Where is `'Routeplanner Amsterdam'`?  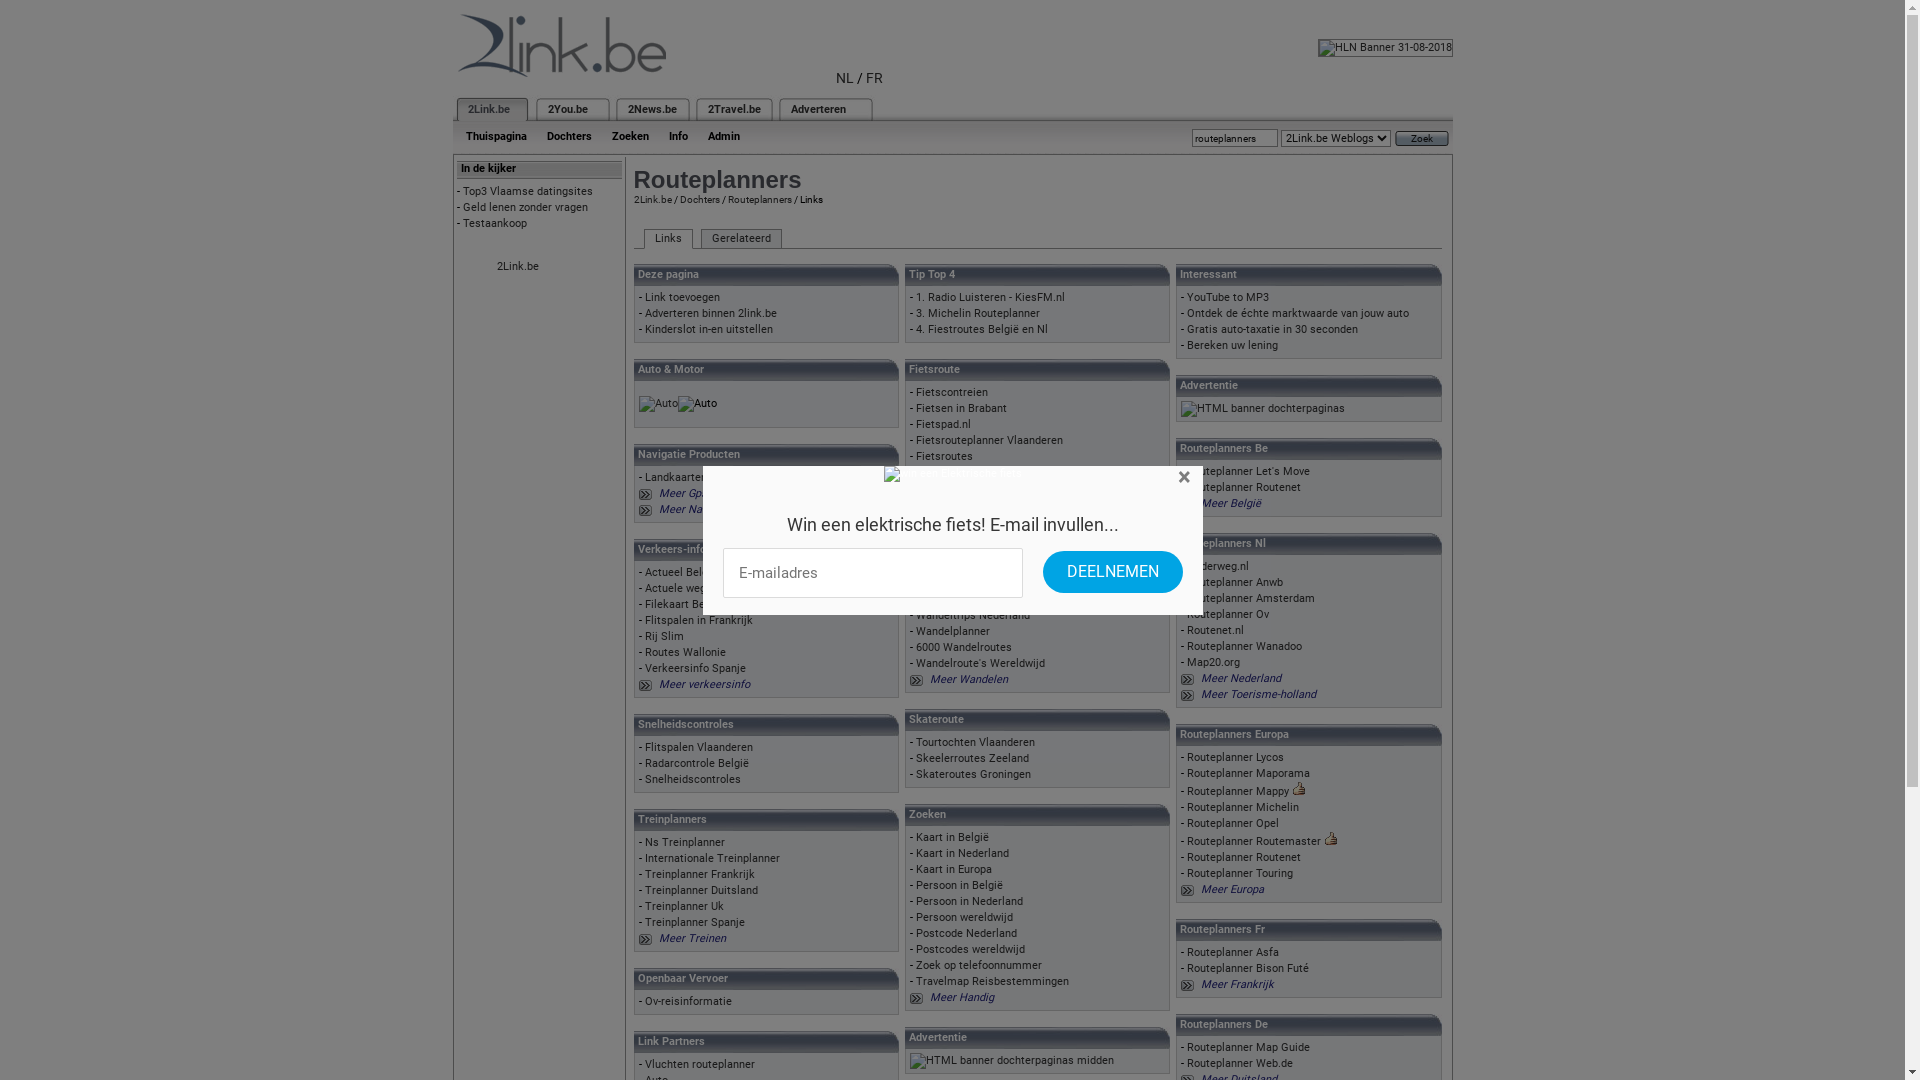 'Routeplanner Amsterdam' is located at coordinates (1250, 597).